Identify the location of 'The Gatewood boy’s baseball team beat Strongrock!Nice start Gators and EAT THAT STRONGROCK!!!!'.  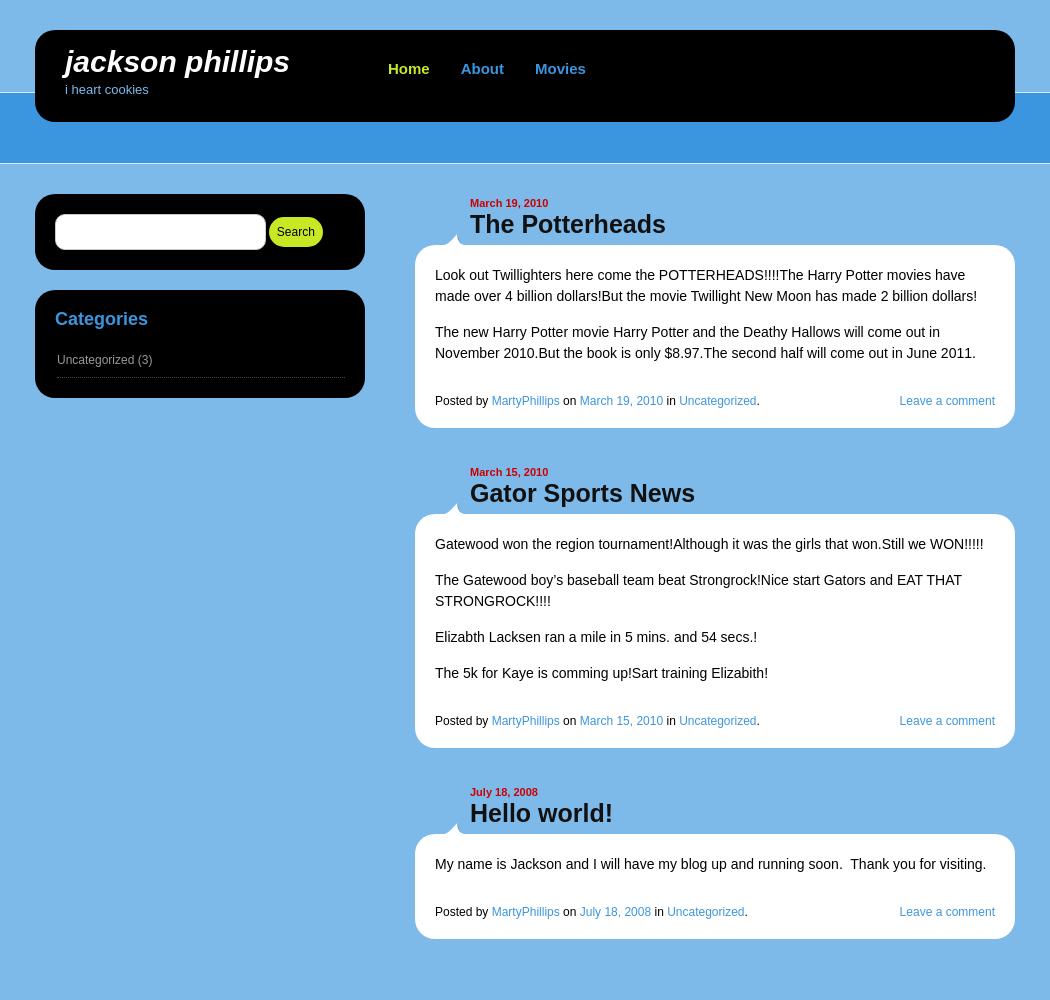
(434, 589).